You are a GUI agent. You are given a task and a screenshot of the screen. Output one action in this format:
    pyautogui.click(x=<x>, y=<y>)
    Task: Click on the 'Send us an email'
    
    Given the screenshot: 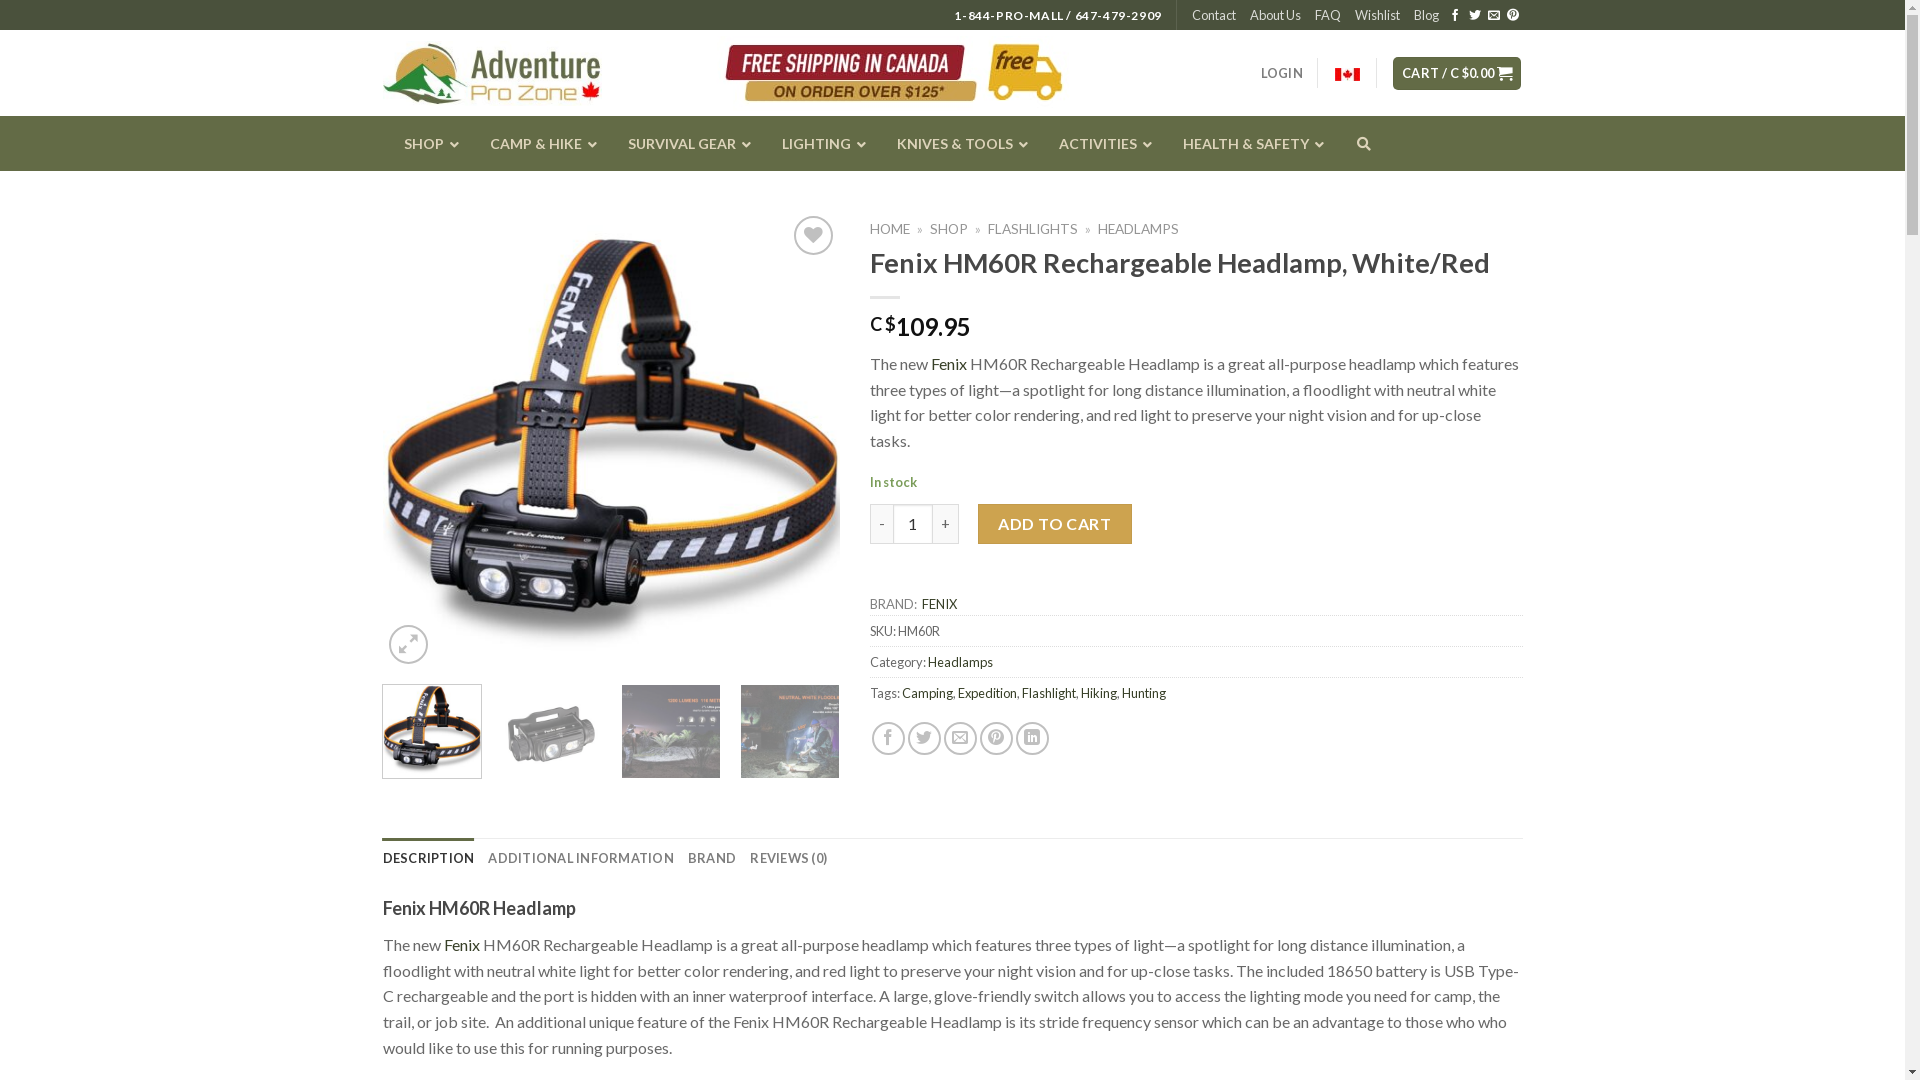 What is the action you would take?
    pyautogui.click(x=1493, y=15)
    